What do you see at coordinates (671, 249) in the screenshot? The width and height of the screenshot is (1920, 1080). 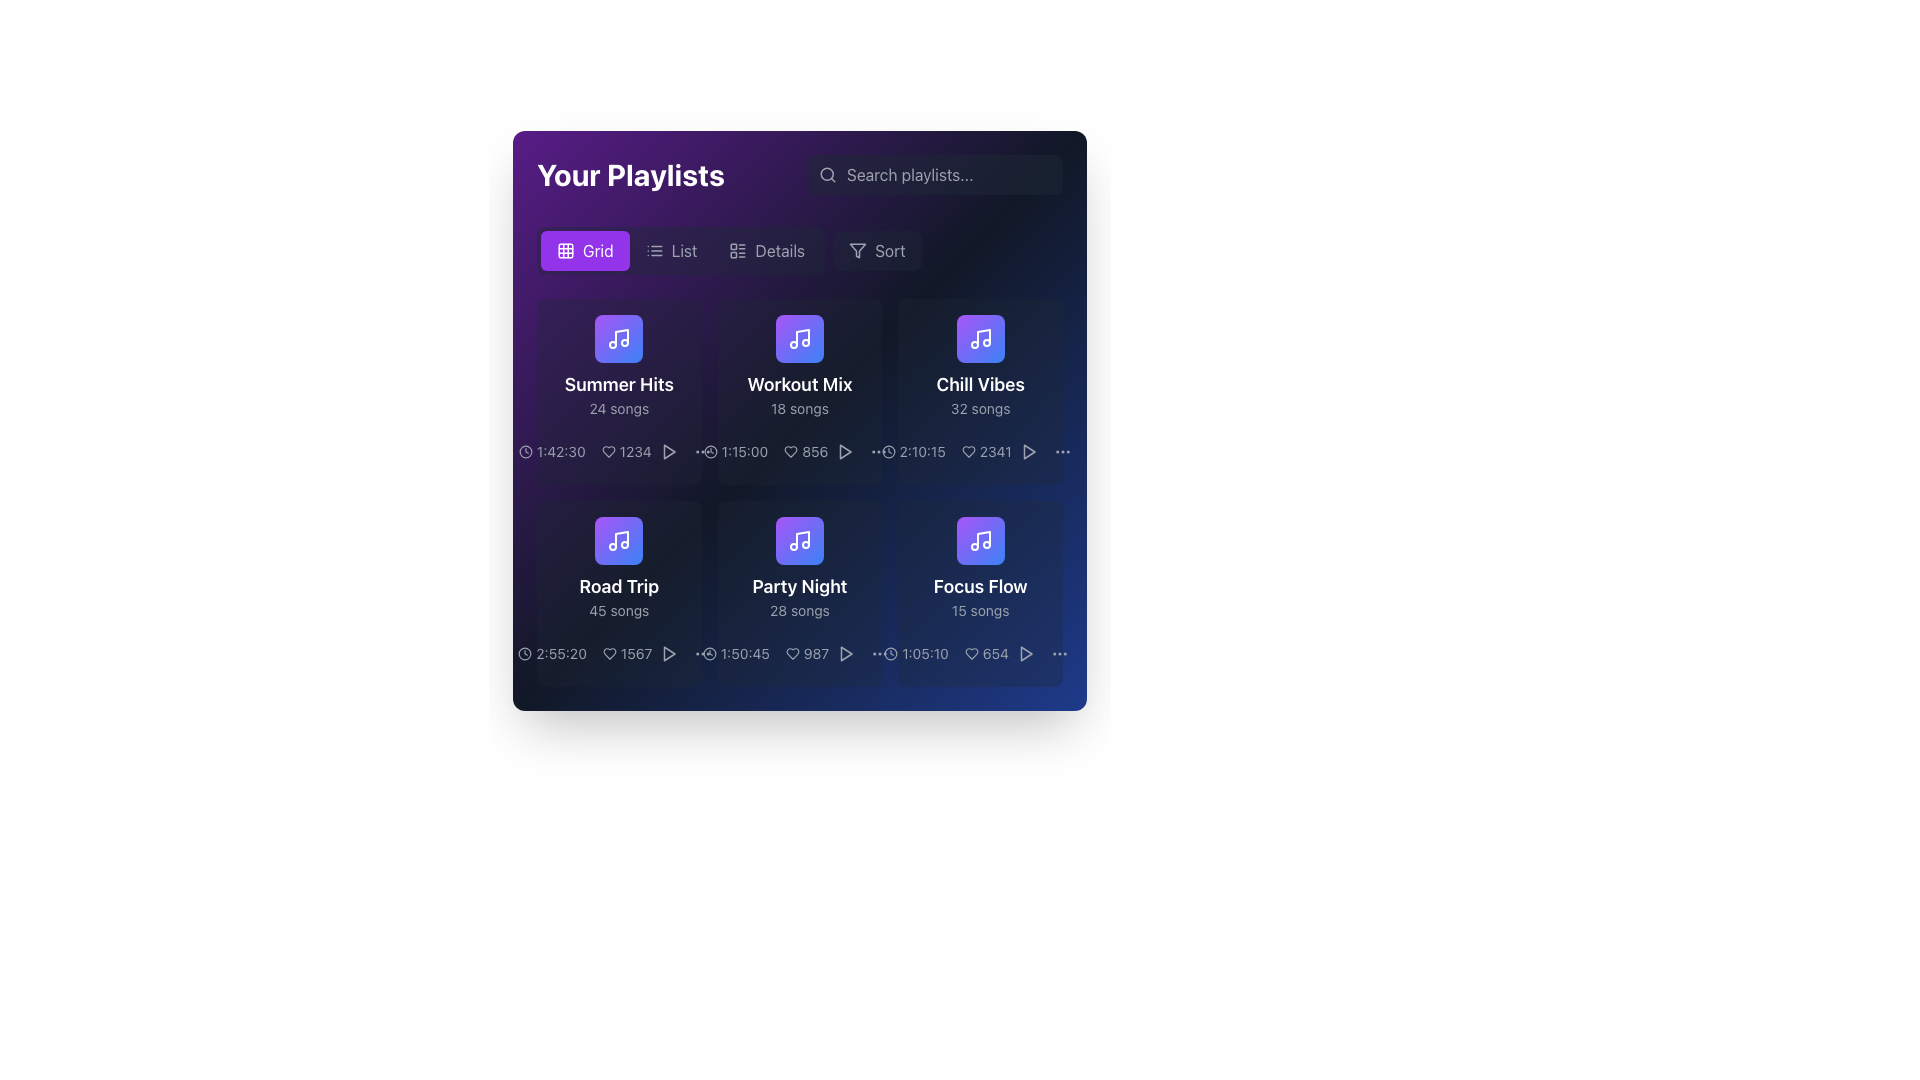 I see `the button with a list icon and the text 'List'` at bounding box center [671, 249].